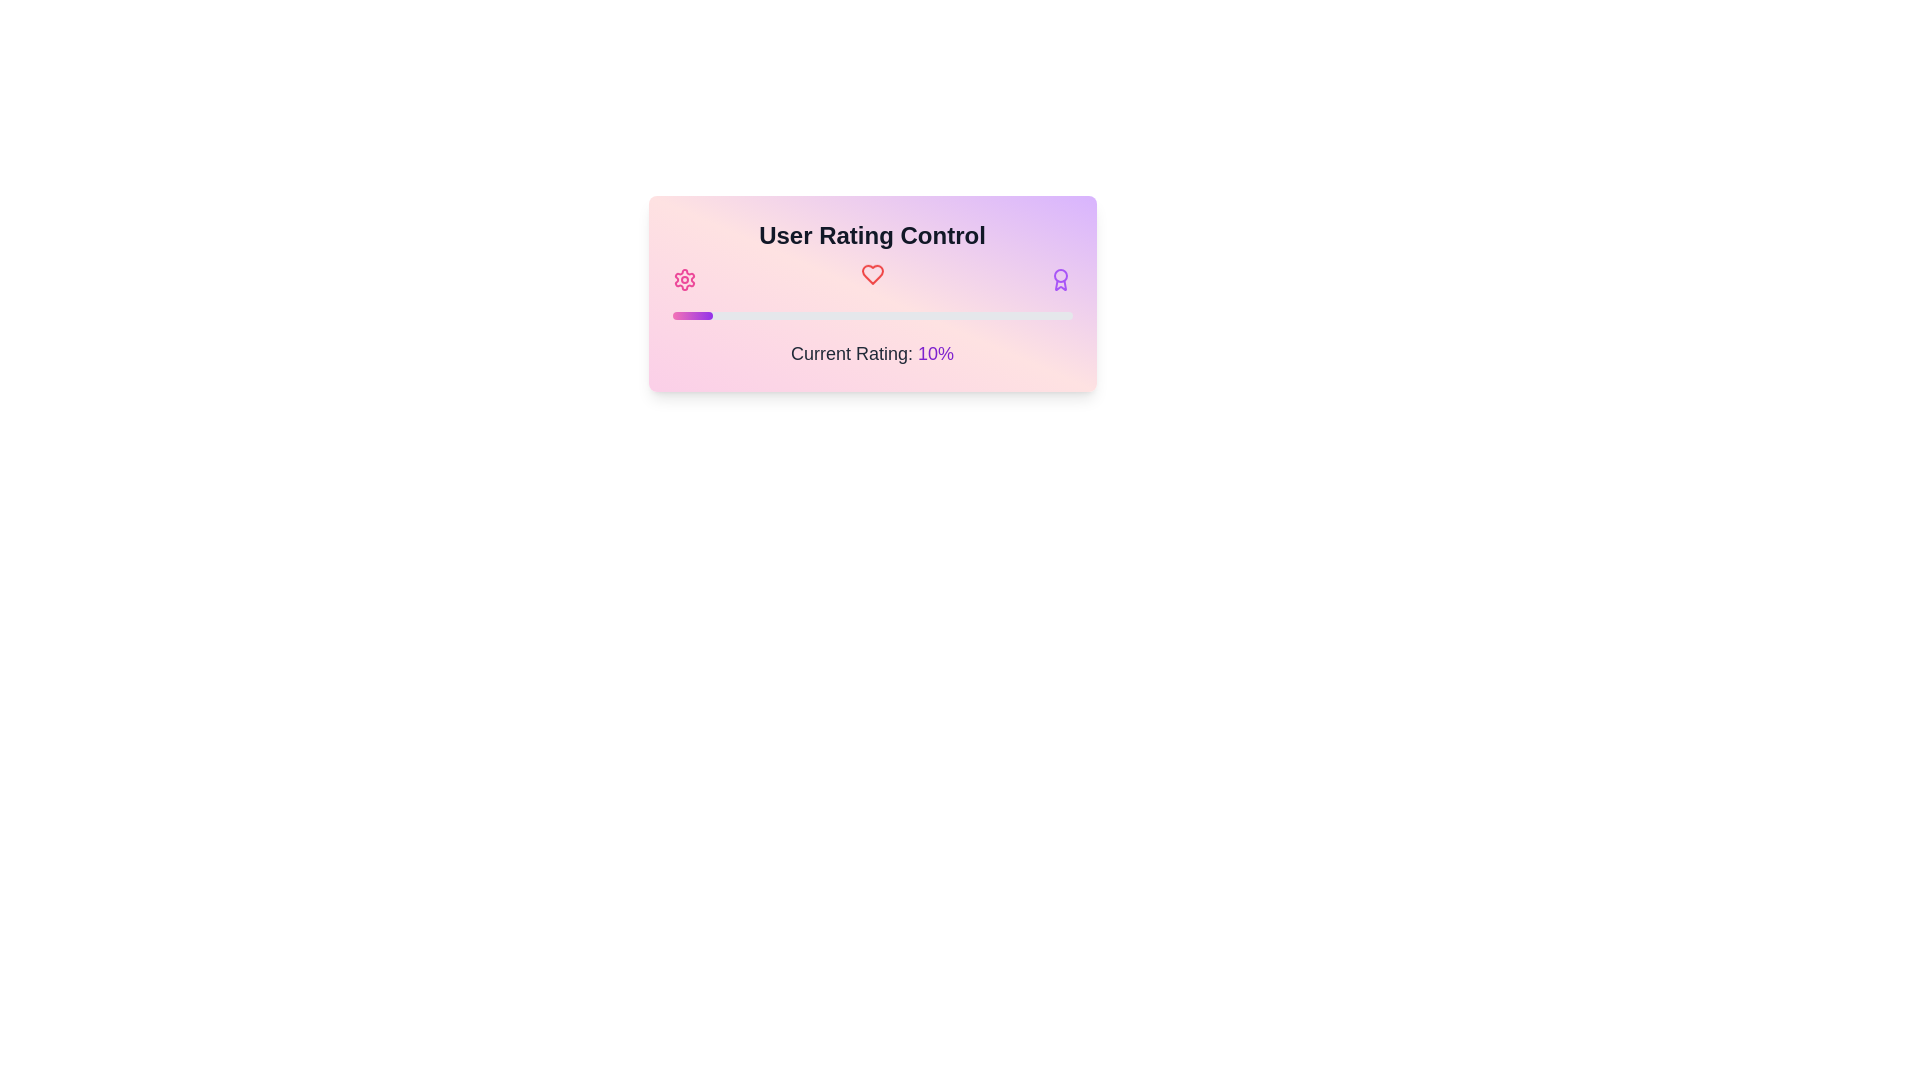 The image size is (1920, 1080). What do you see at coordinates (1059, 280) in the screenshot?
I see `the award icon, which is the third icon in a row of three icons, positioned to the far right, indicating achievements or recognition` at bounding box center [1059, 280].